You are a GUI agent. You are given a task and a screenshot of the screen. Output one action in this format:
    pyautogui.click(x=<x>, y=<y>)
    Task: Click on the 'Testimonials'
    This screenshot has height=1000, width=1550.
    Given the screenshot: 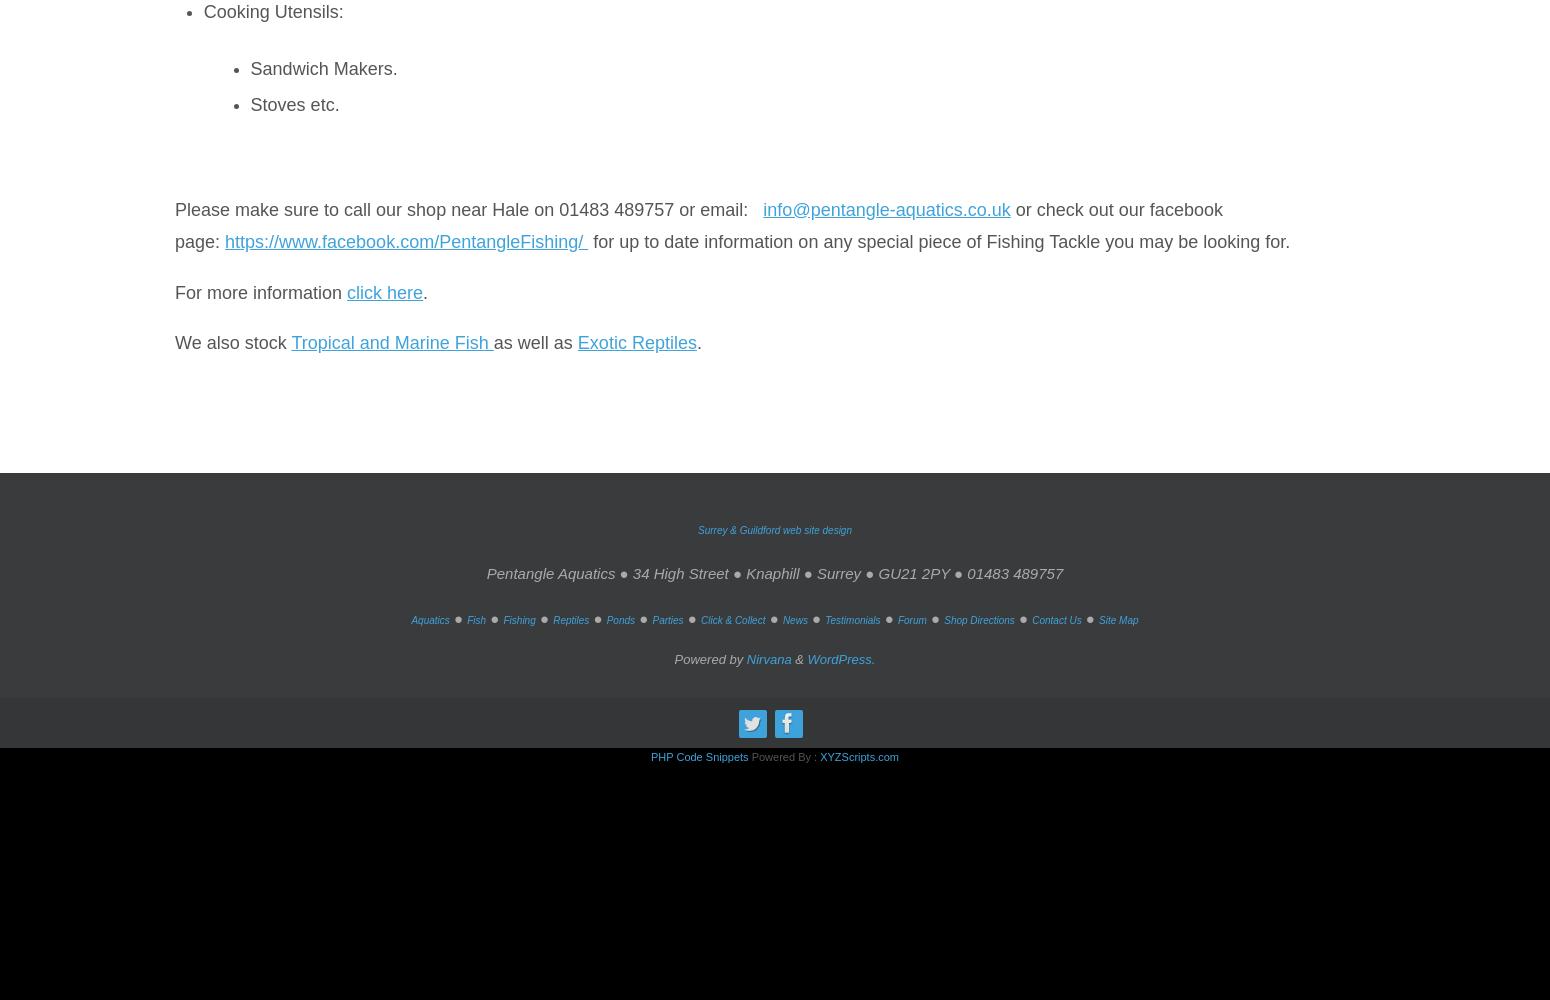 What is the action you would take?
    pyautogui.click(x=851, y=619)
    